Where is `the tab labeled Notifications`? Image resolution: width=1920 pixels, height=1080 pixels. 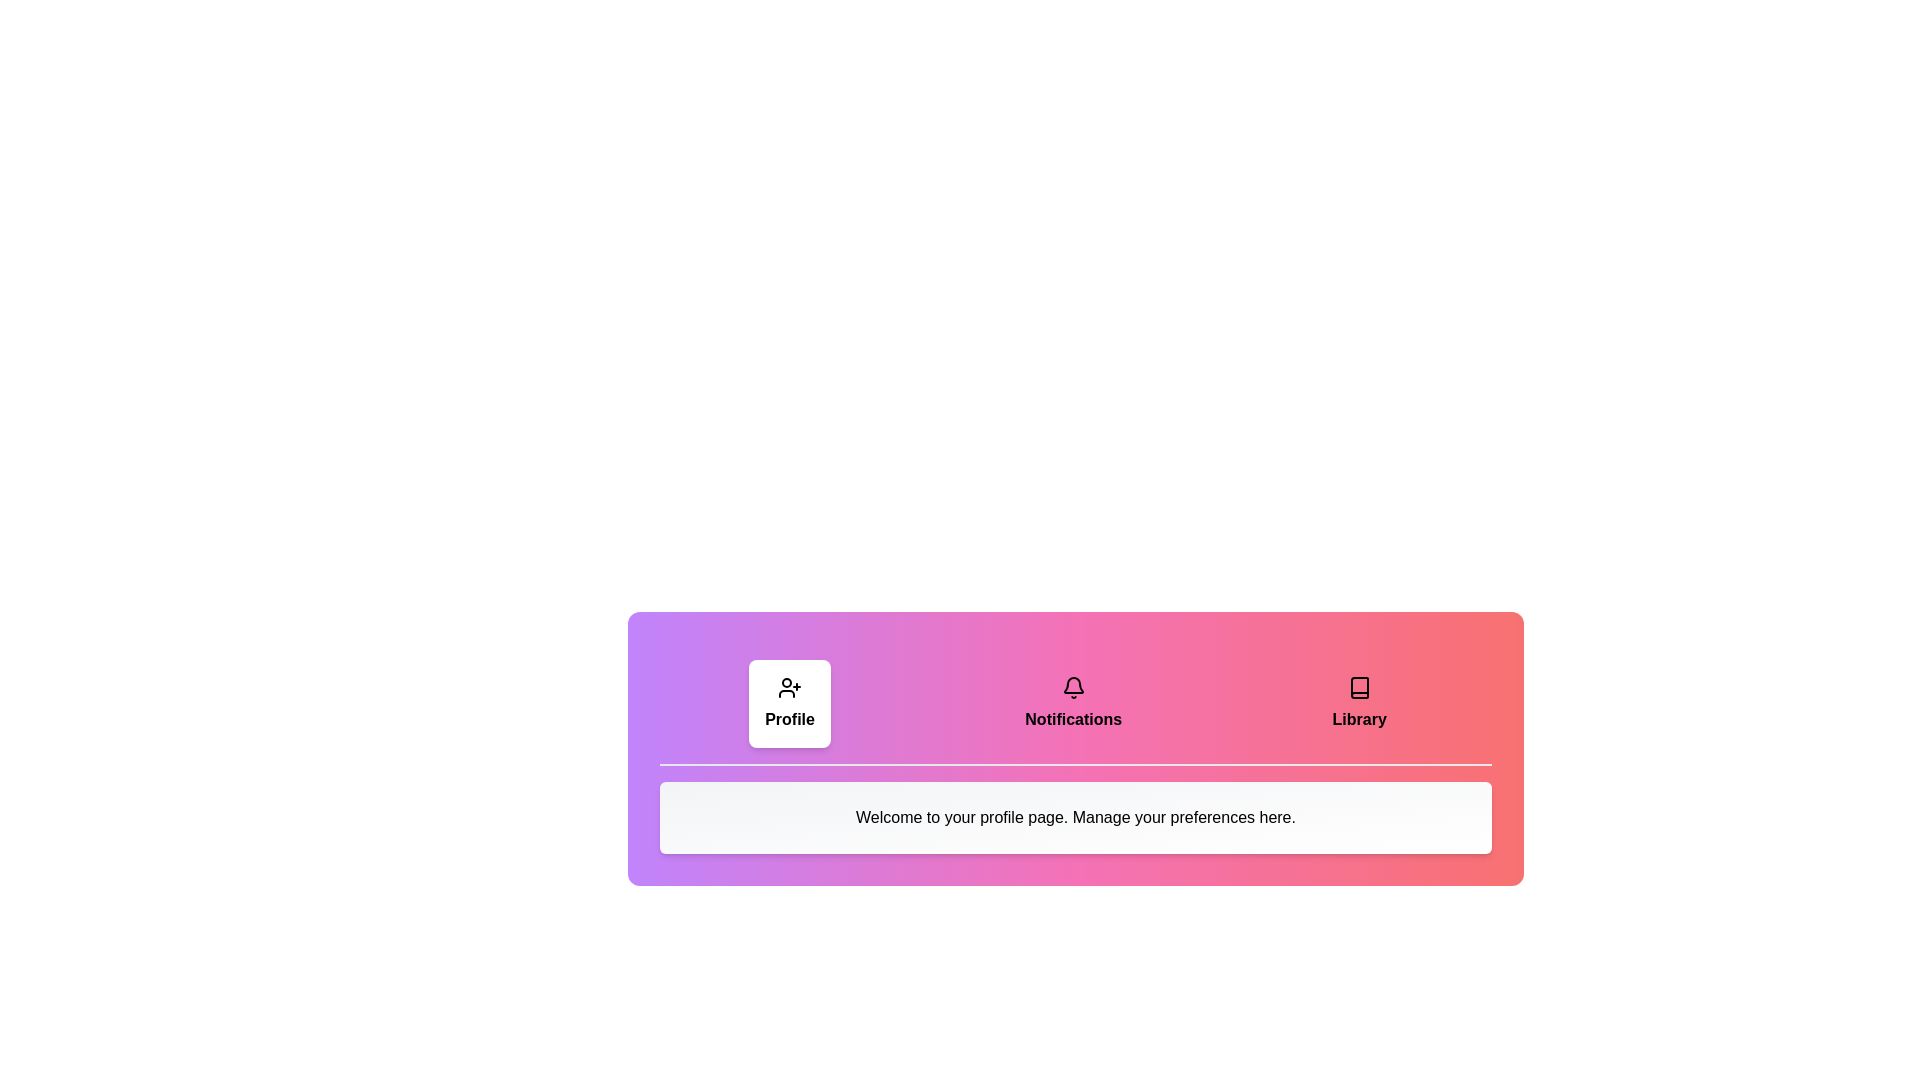 the tab labeled Notifications is located at coordinates (1073, 703).